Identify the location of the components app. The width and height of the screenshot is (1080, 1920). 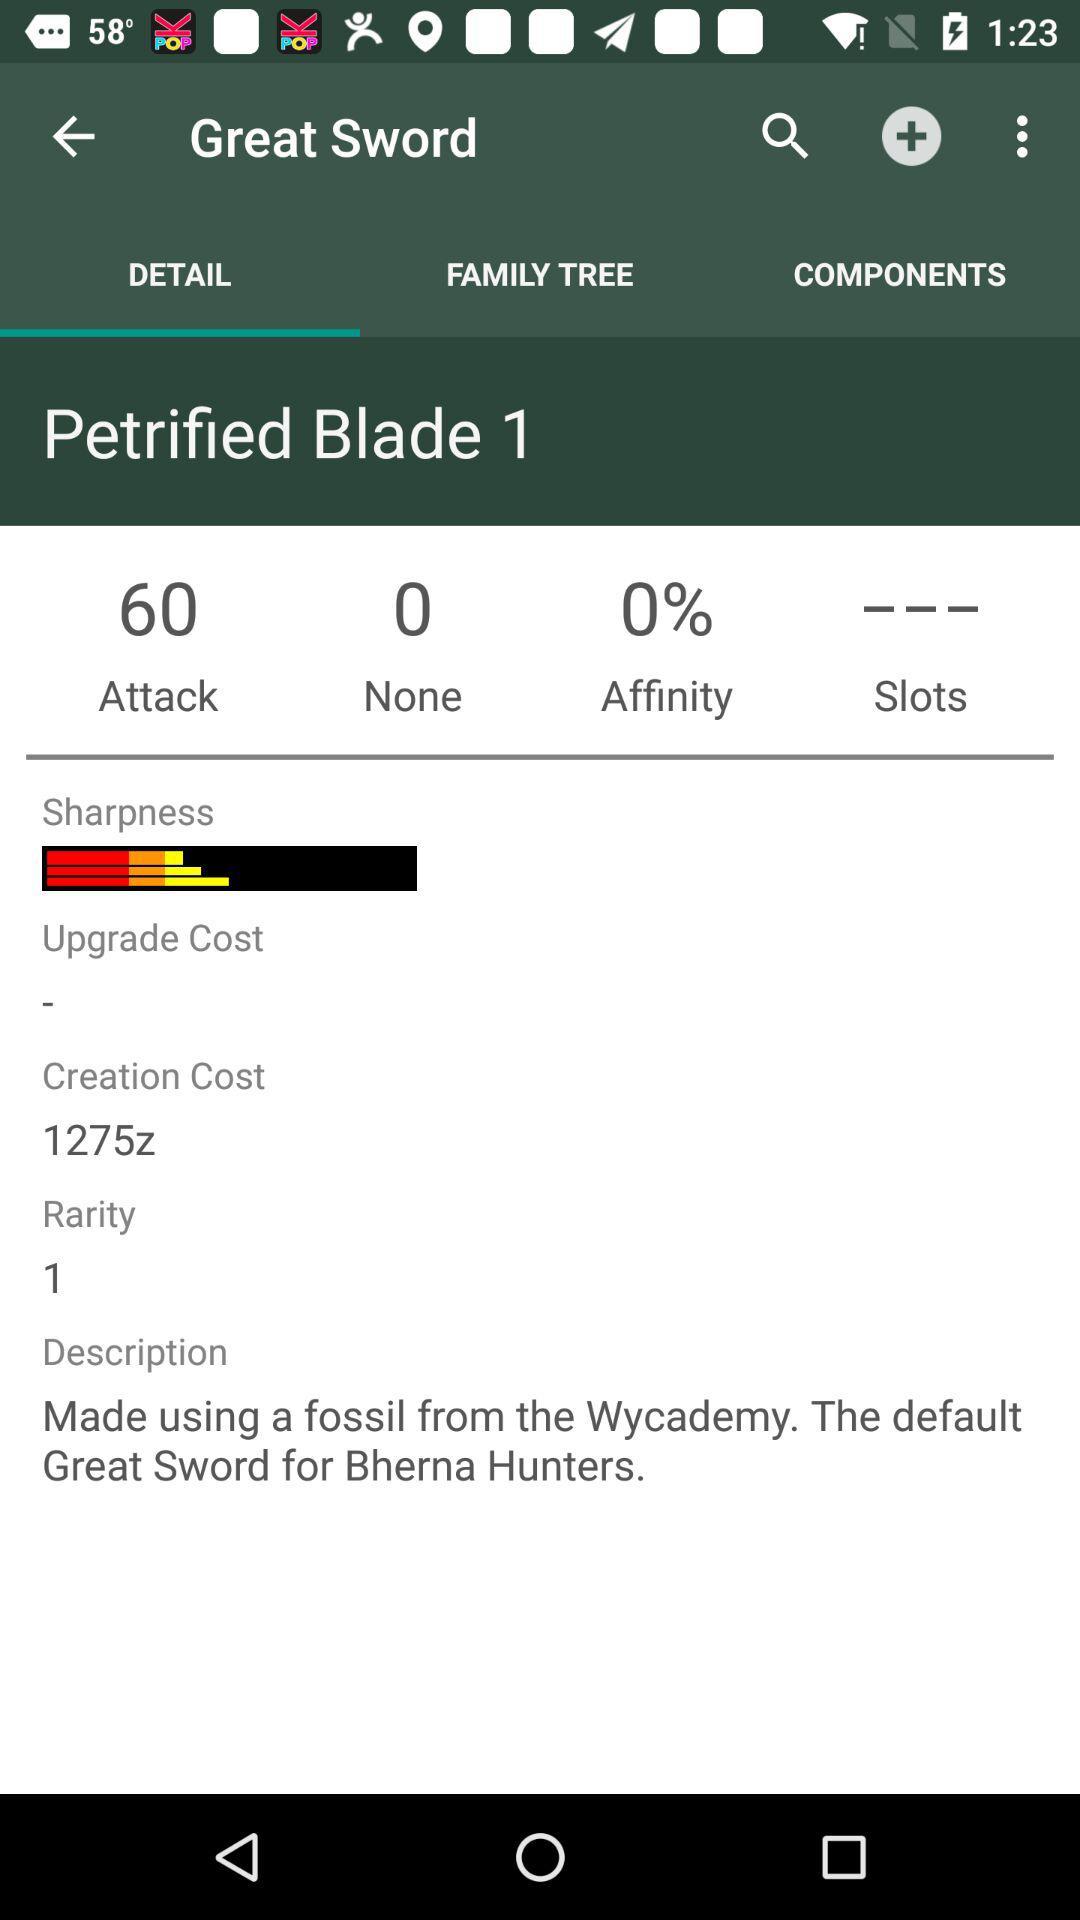
(898, 272).